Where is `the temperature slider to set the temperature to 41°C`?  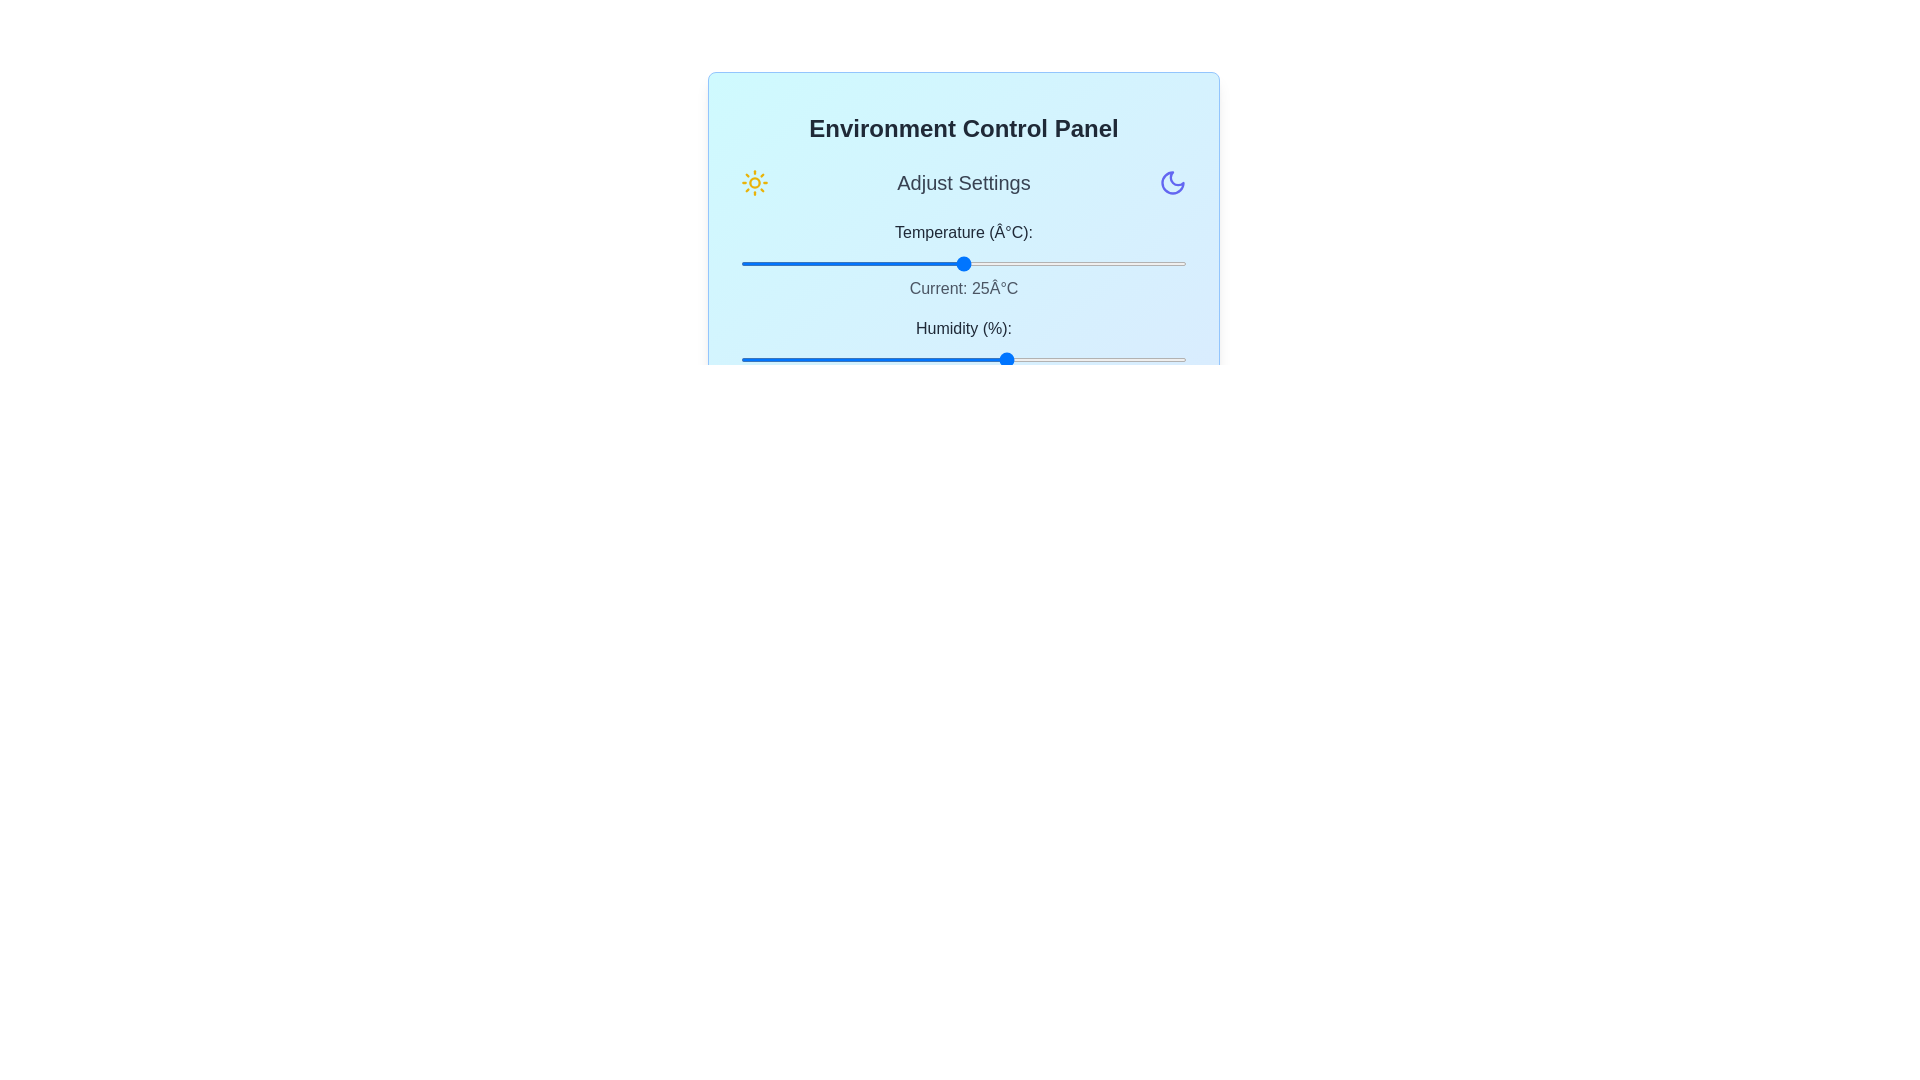
the temperature slider to set the temperature to 41°C is located at coordinates (1105, 262).